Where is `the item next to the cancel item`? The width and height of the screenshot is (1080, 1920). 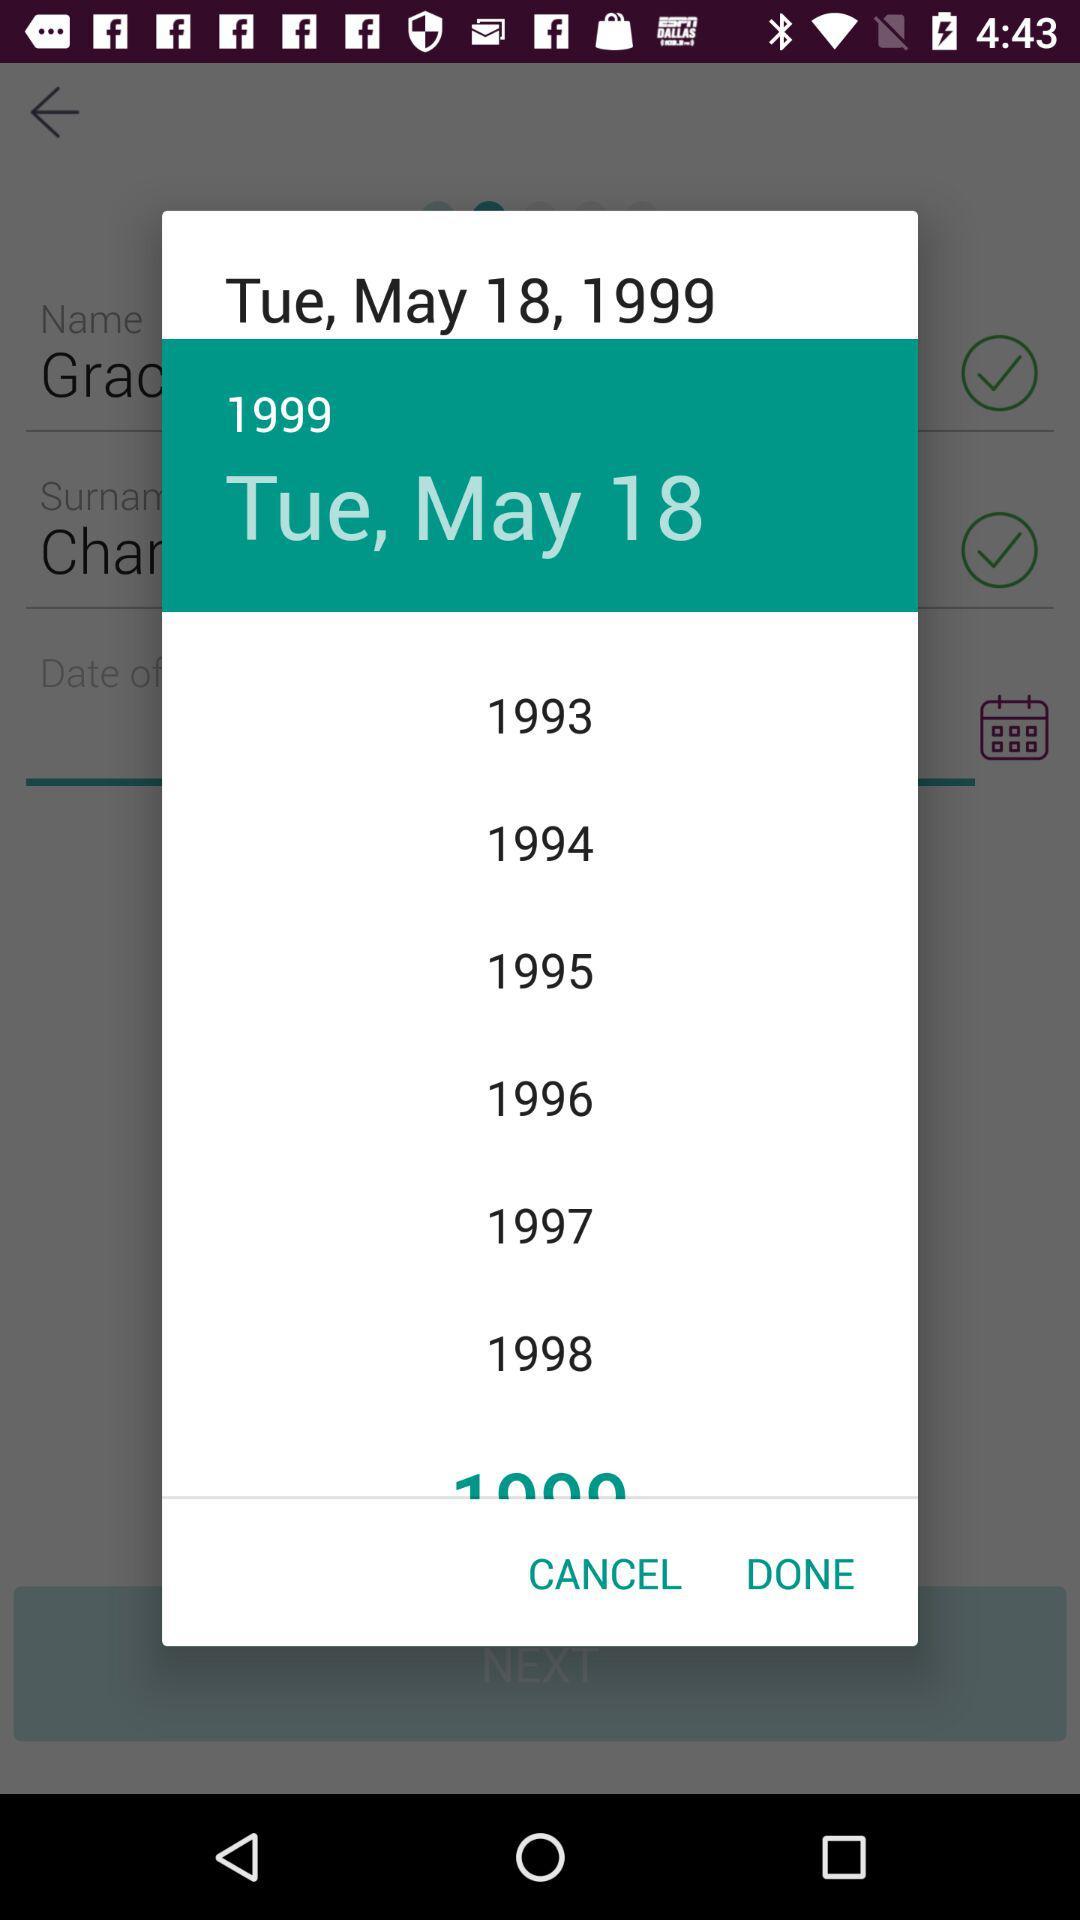 the item next to the cancel item is located at coordinates (799, 1571).